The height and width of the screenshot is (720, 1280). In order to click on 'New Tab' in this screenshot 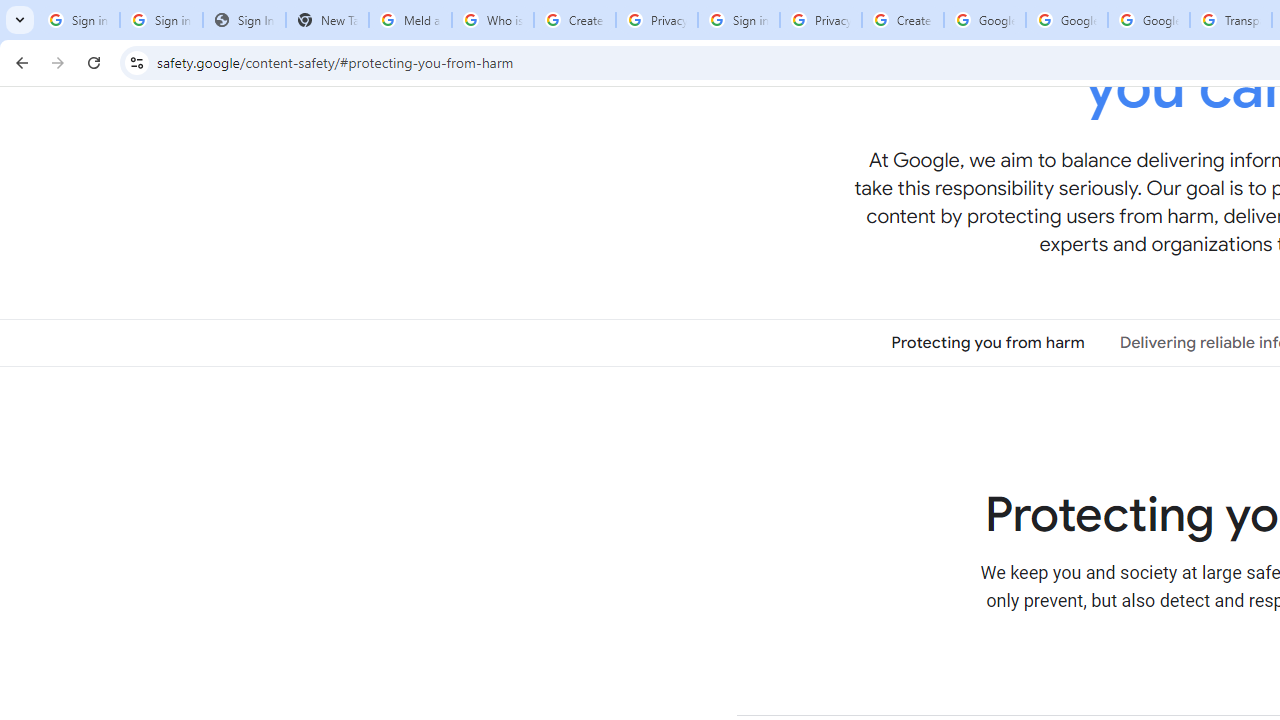, I will do `click(327, 20)`.